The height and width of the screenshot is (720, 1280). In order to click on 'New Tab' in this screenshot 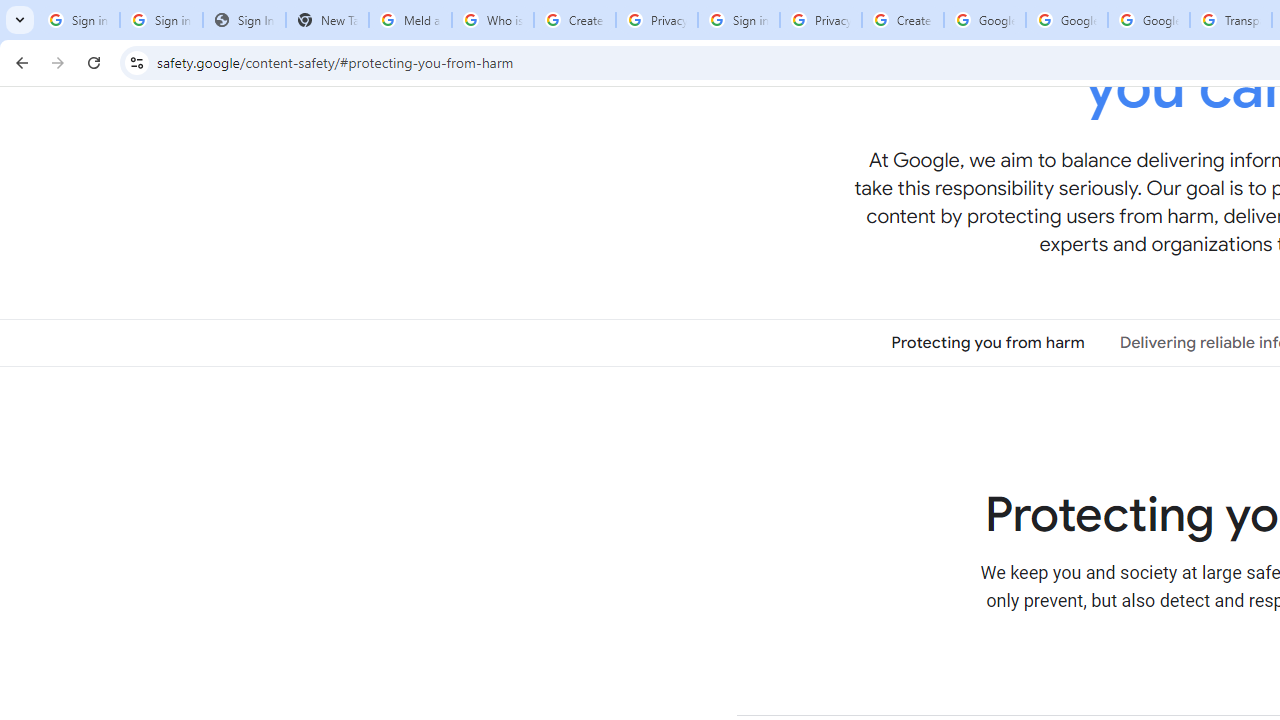, I will do `click(327, 20)`.